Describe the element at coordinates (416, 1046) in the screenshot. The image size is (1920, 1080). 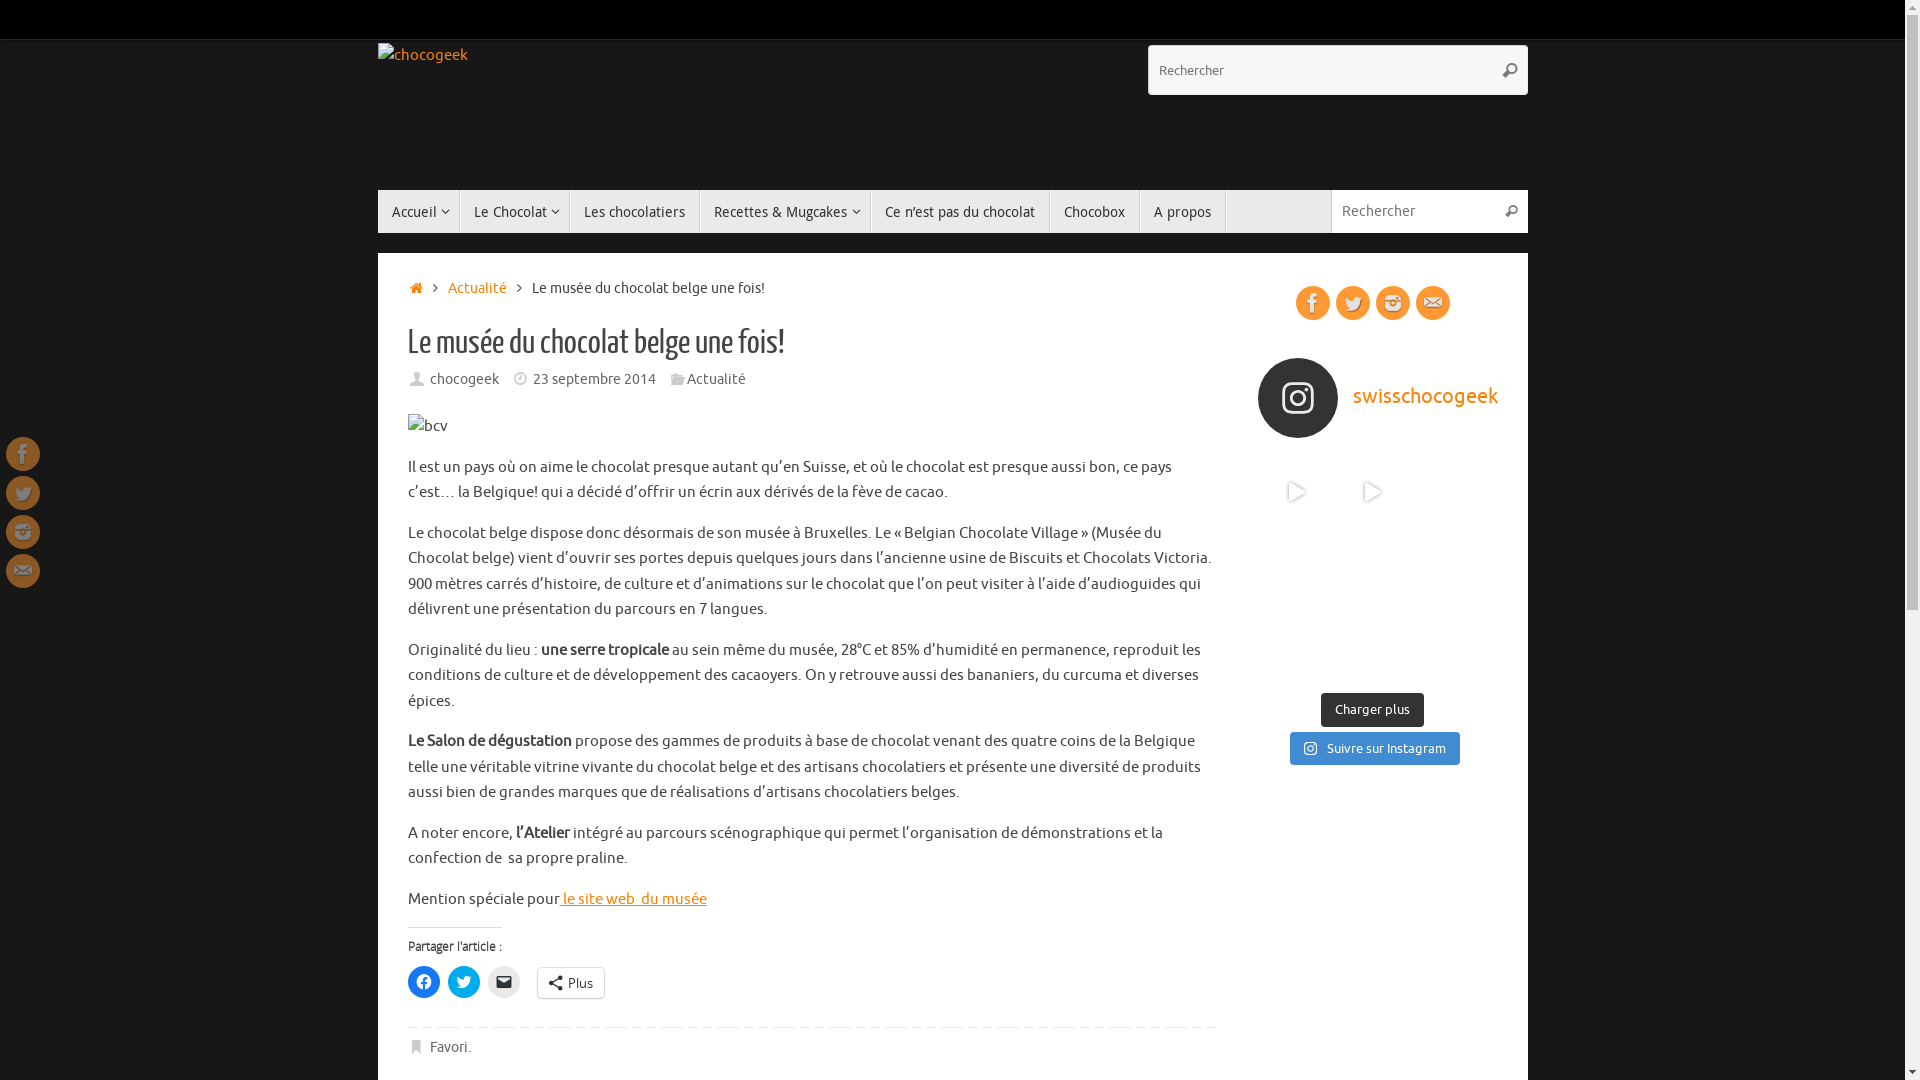
I see `' Ajouter le permalien aux favoris'` at that location.